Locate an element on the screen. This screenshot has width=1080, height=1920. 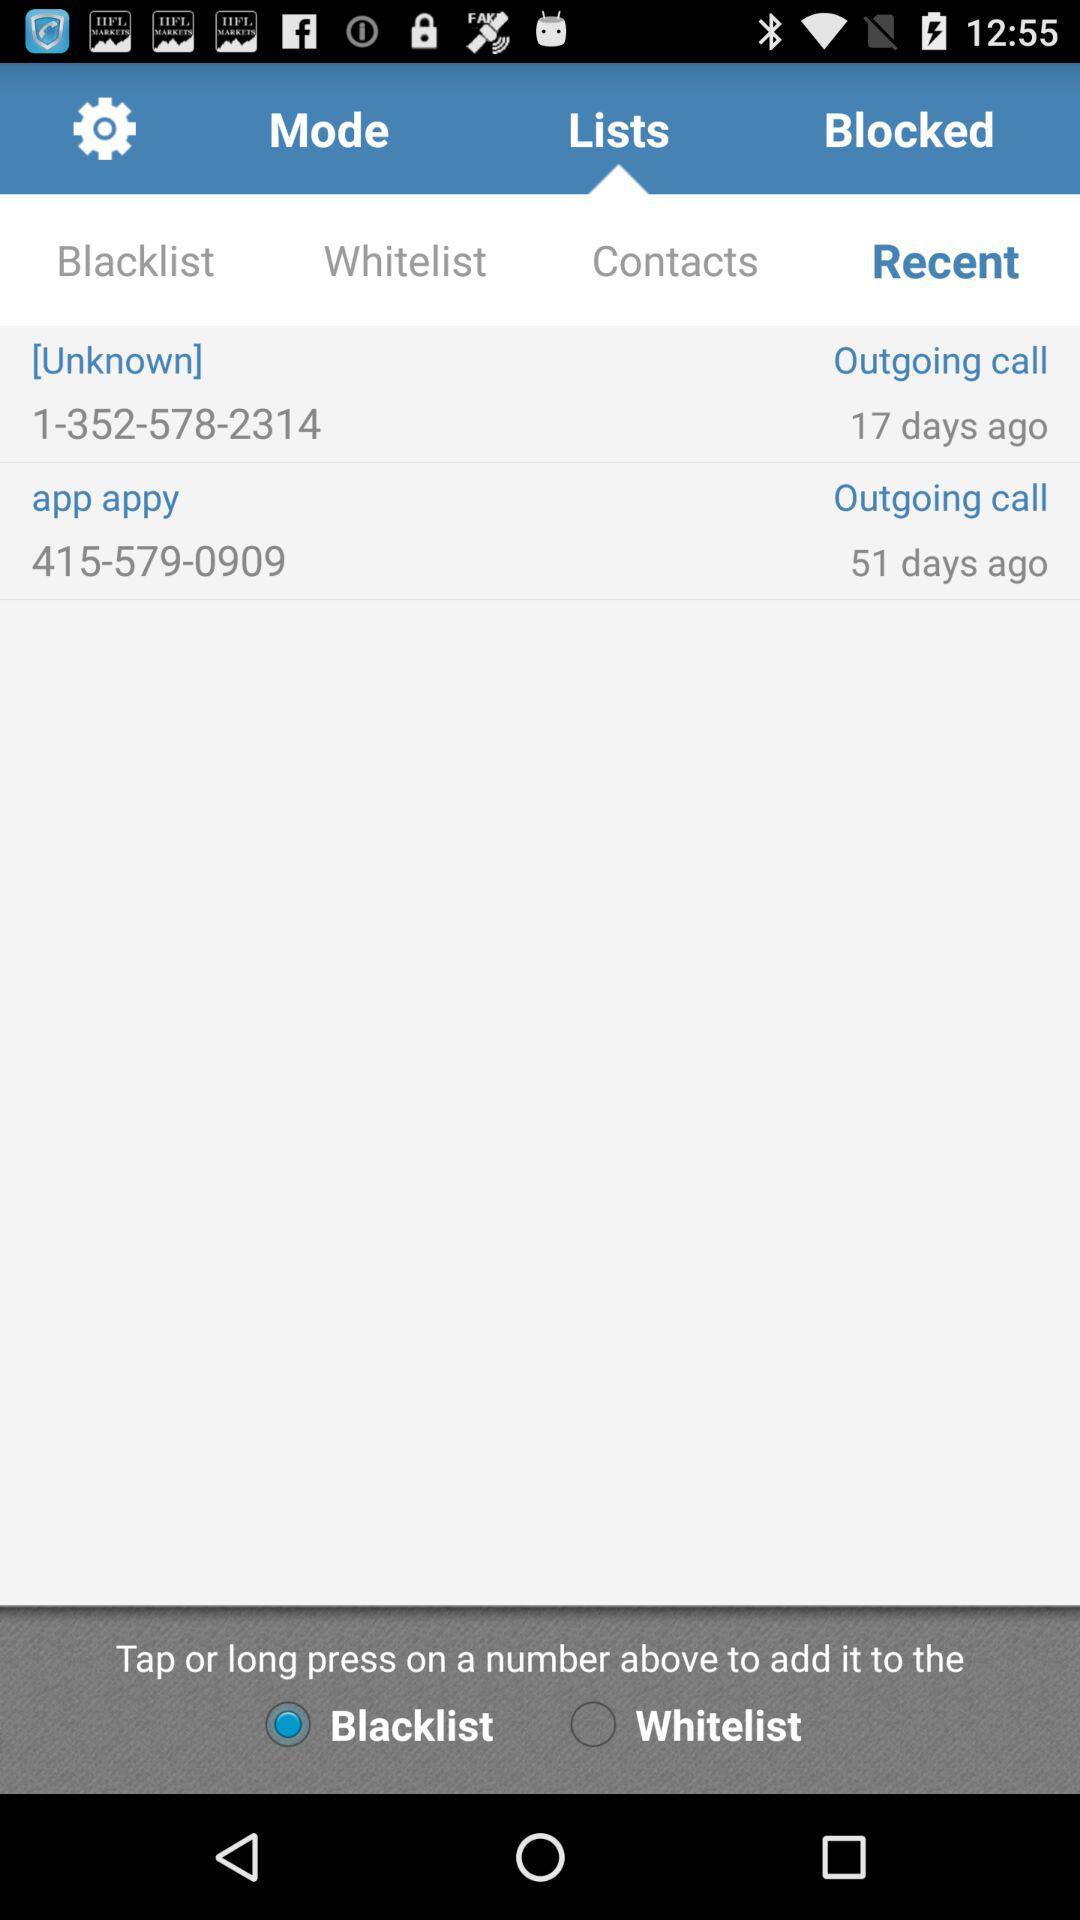
the icon to the left of the outgoing call is located at coordinates (285, 421).